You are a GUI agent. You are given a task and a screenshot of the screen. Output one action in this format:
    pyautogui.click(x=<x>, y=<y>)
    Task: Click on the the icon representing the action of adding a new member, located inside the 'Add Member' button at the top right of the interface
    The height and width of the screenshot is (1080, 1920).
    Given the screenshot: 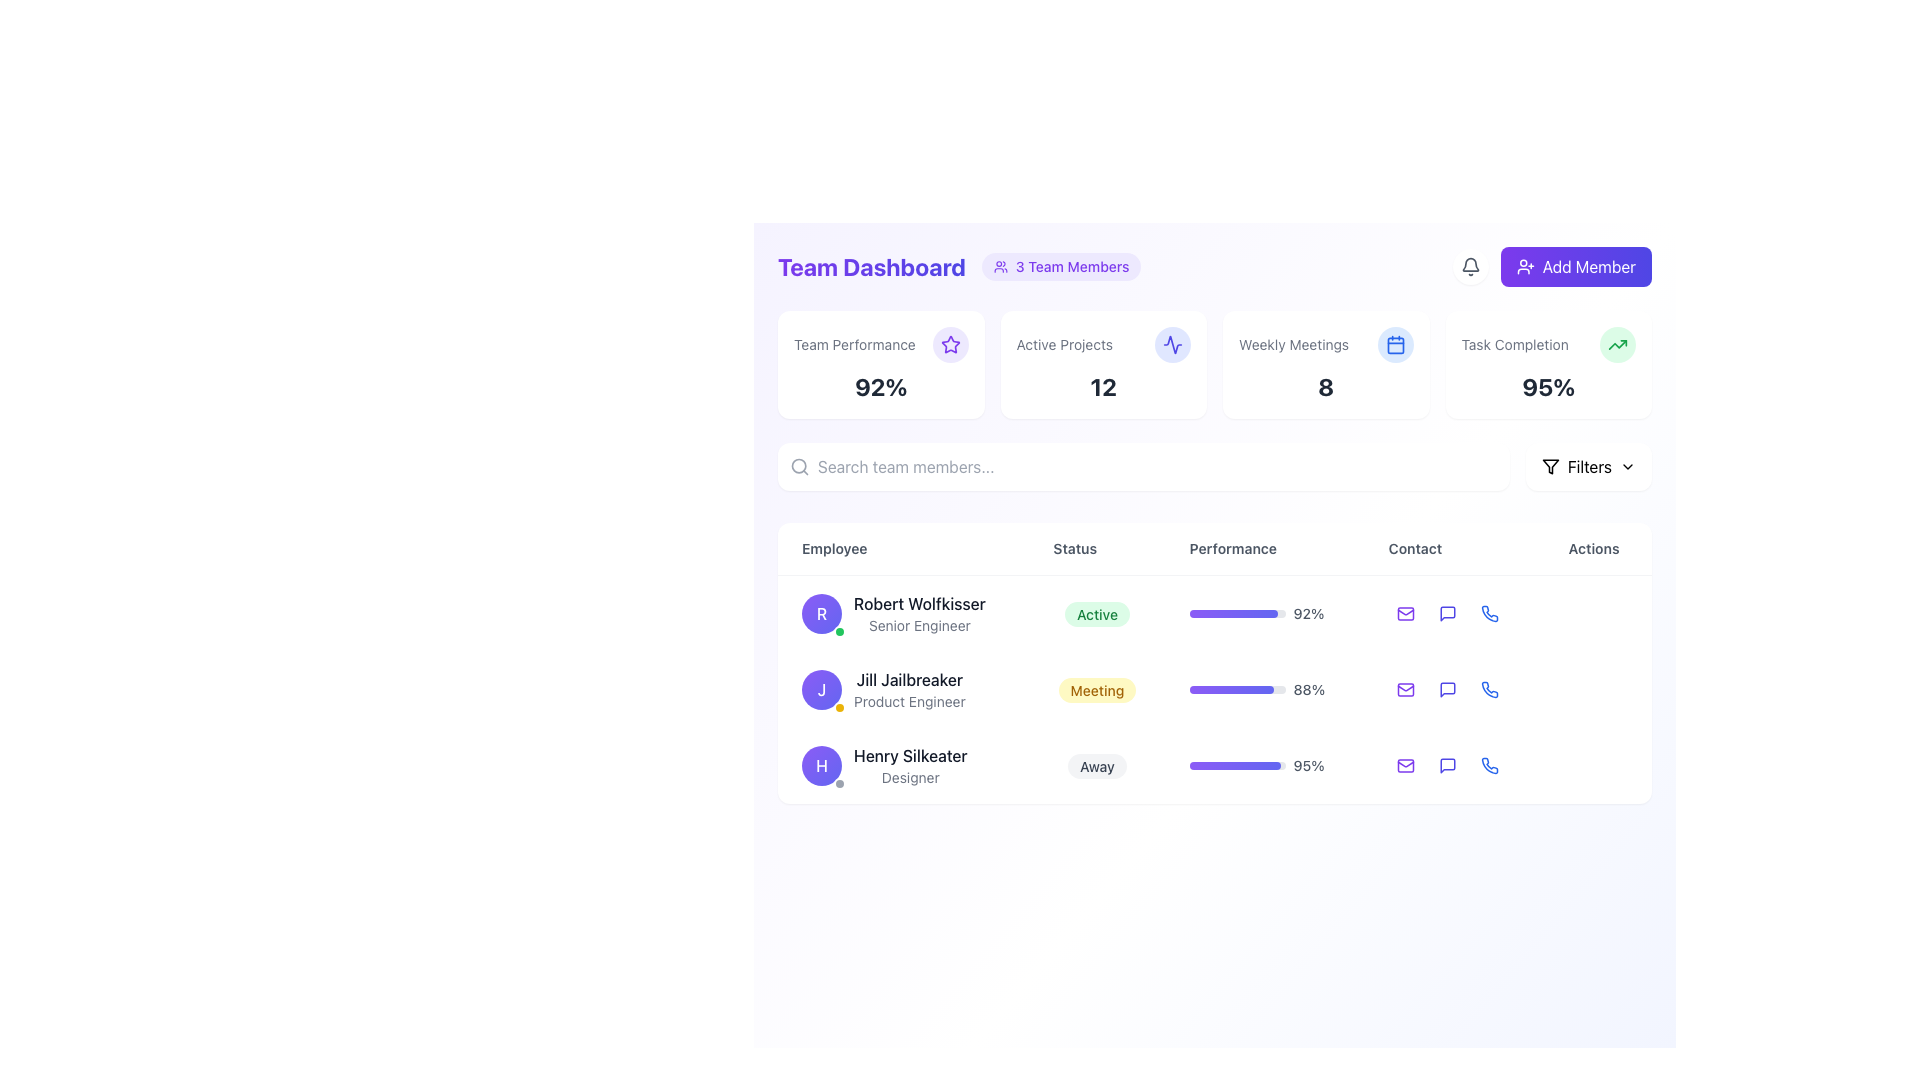 What is the action you would take?
    pyautogui.click(x=1524, y=265)
    